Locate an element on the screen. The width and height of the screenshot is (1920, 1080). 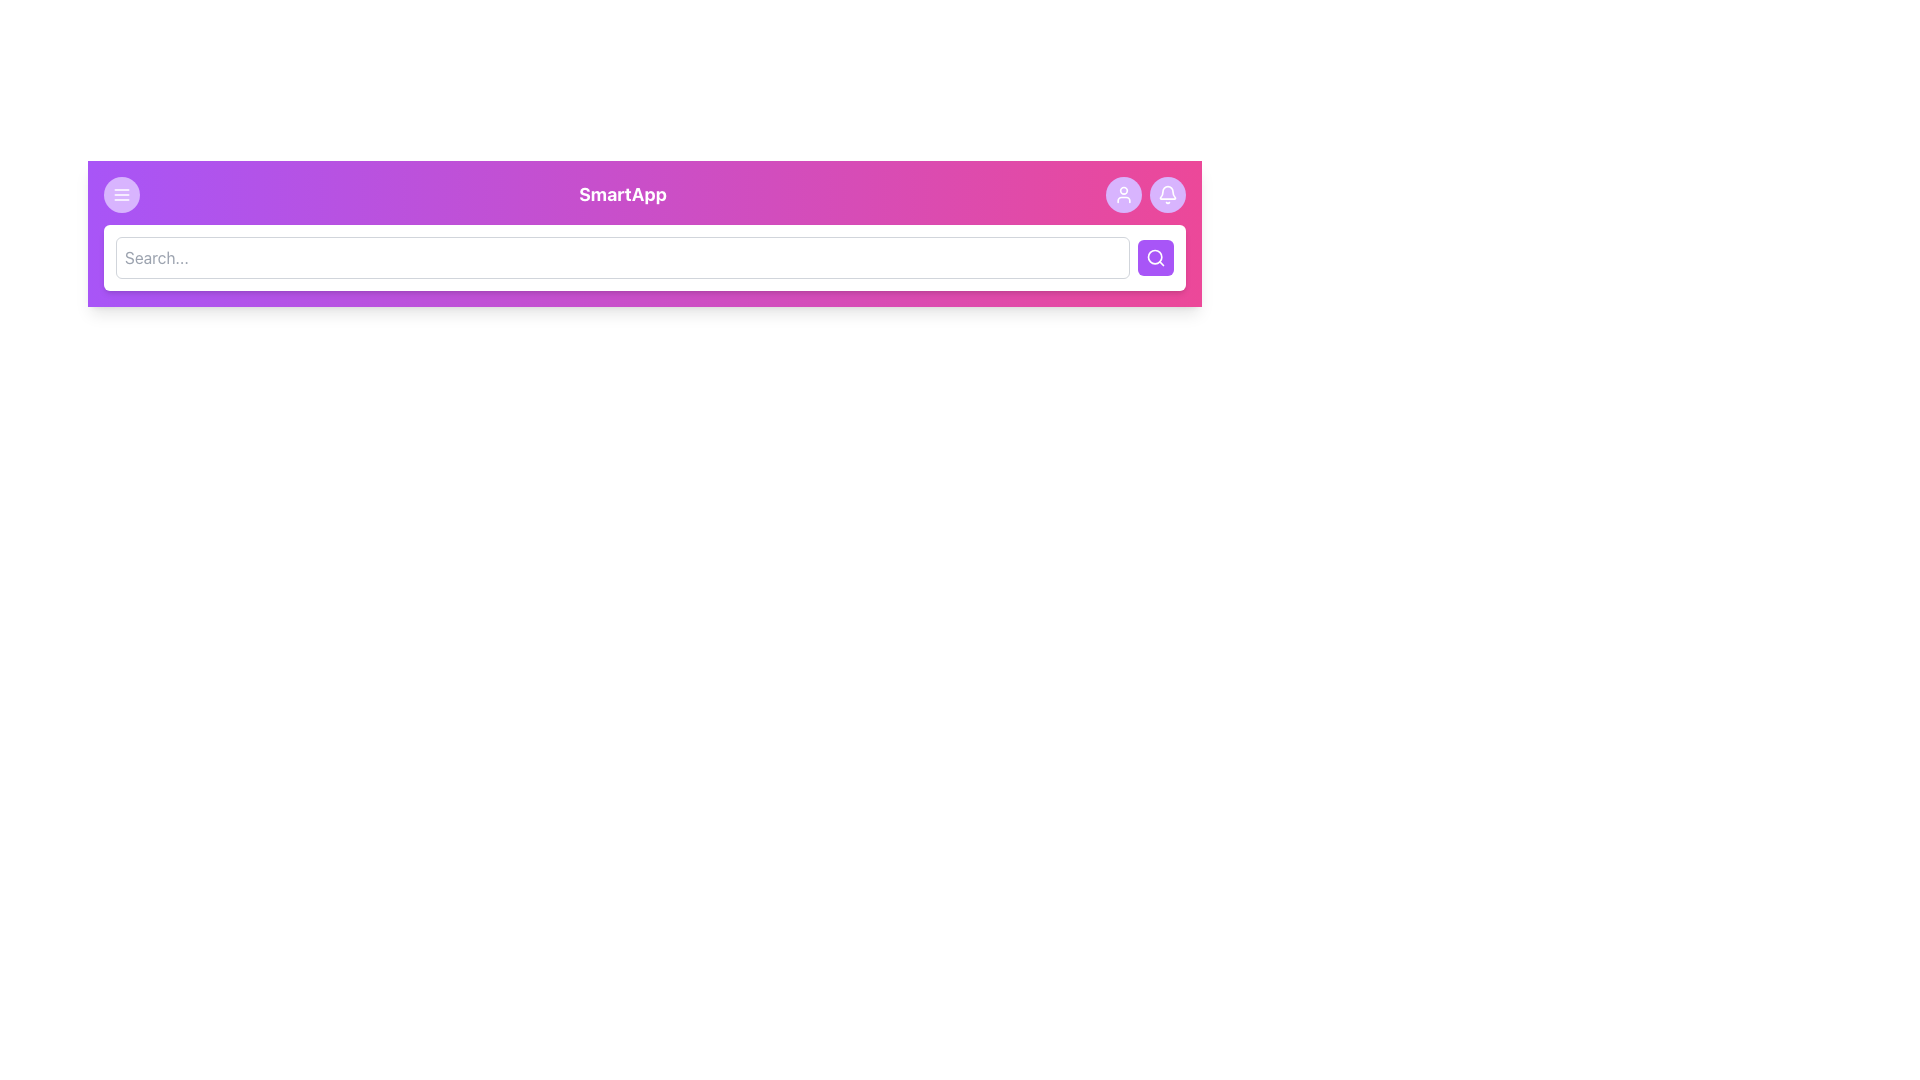
the notification icon located inside the circular button at the far right of the top bar is located at coordinates (1167, 195).